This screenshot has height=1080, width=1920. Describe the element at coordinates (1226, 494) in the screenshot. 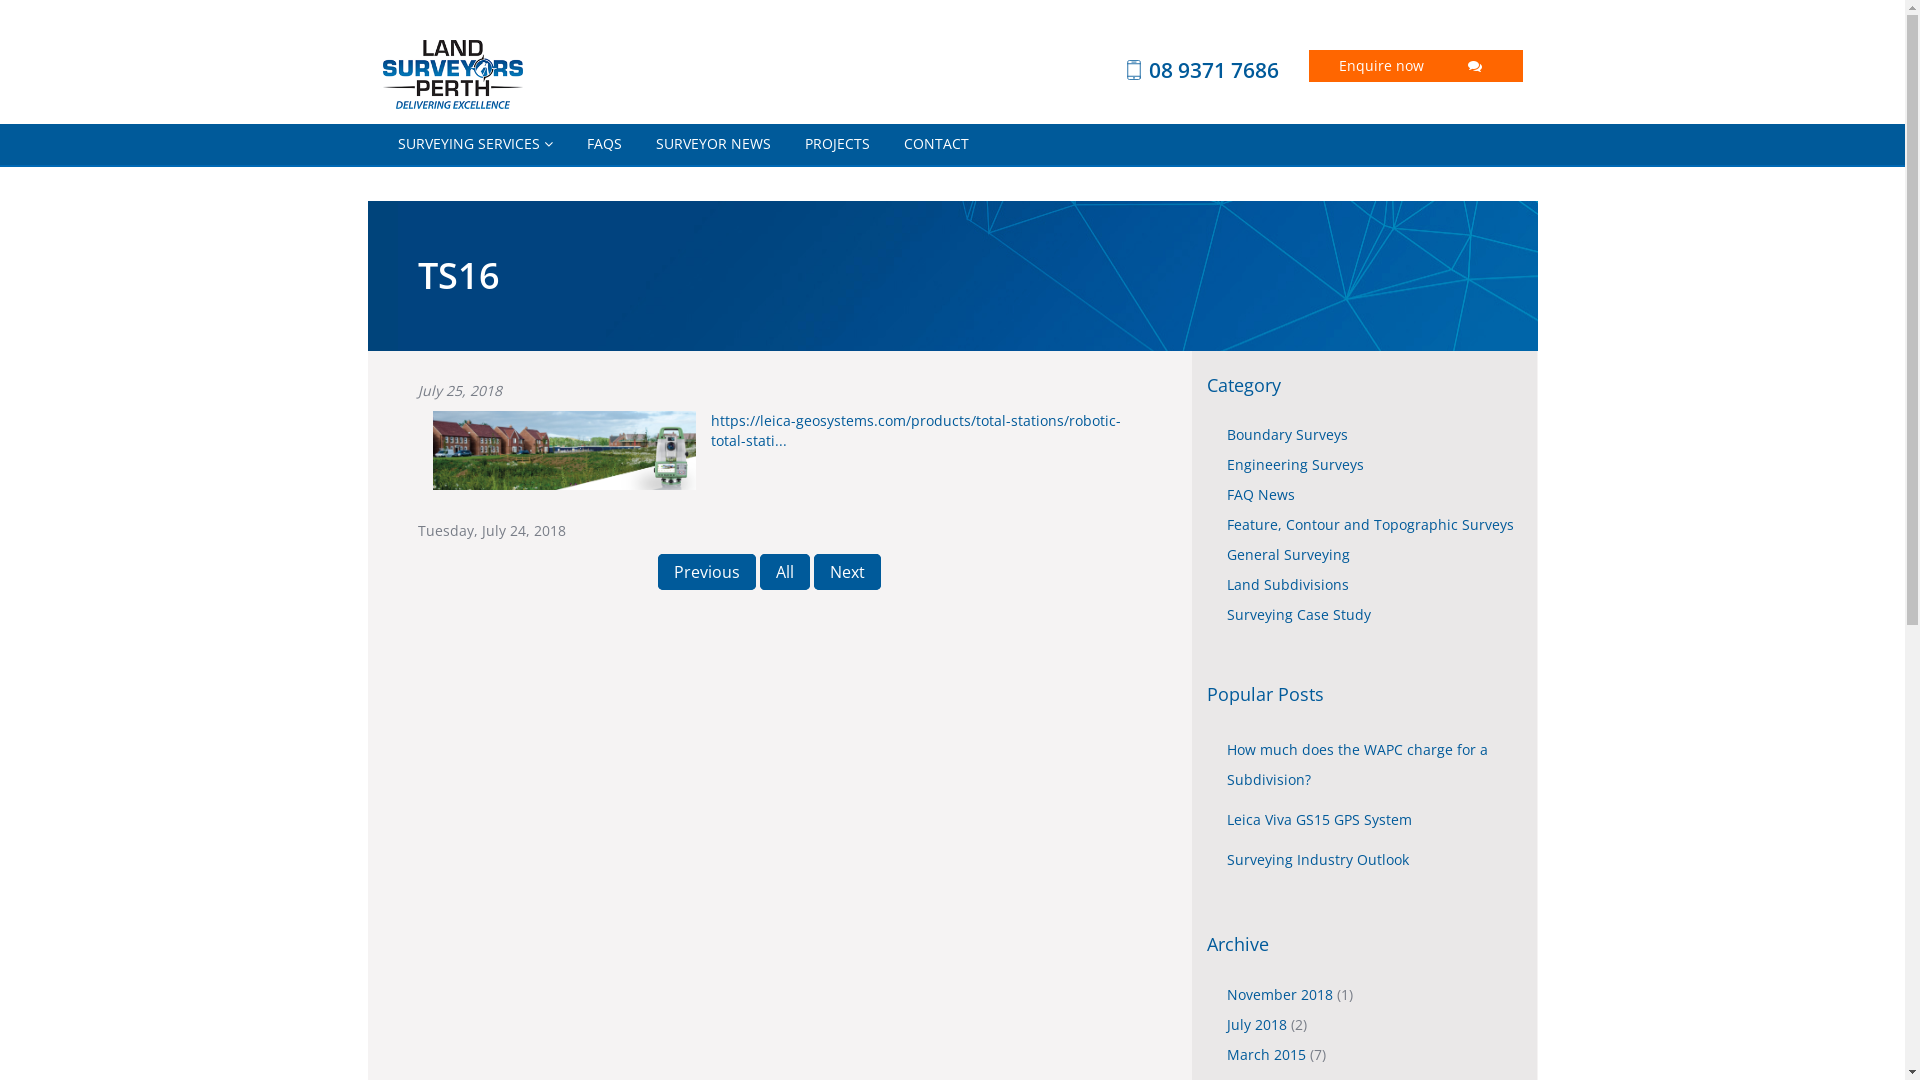

I see `'FAQ News'` at that location.